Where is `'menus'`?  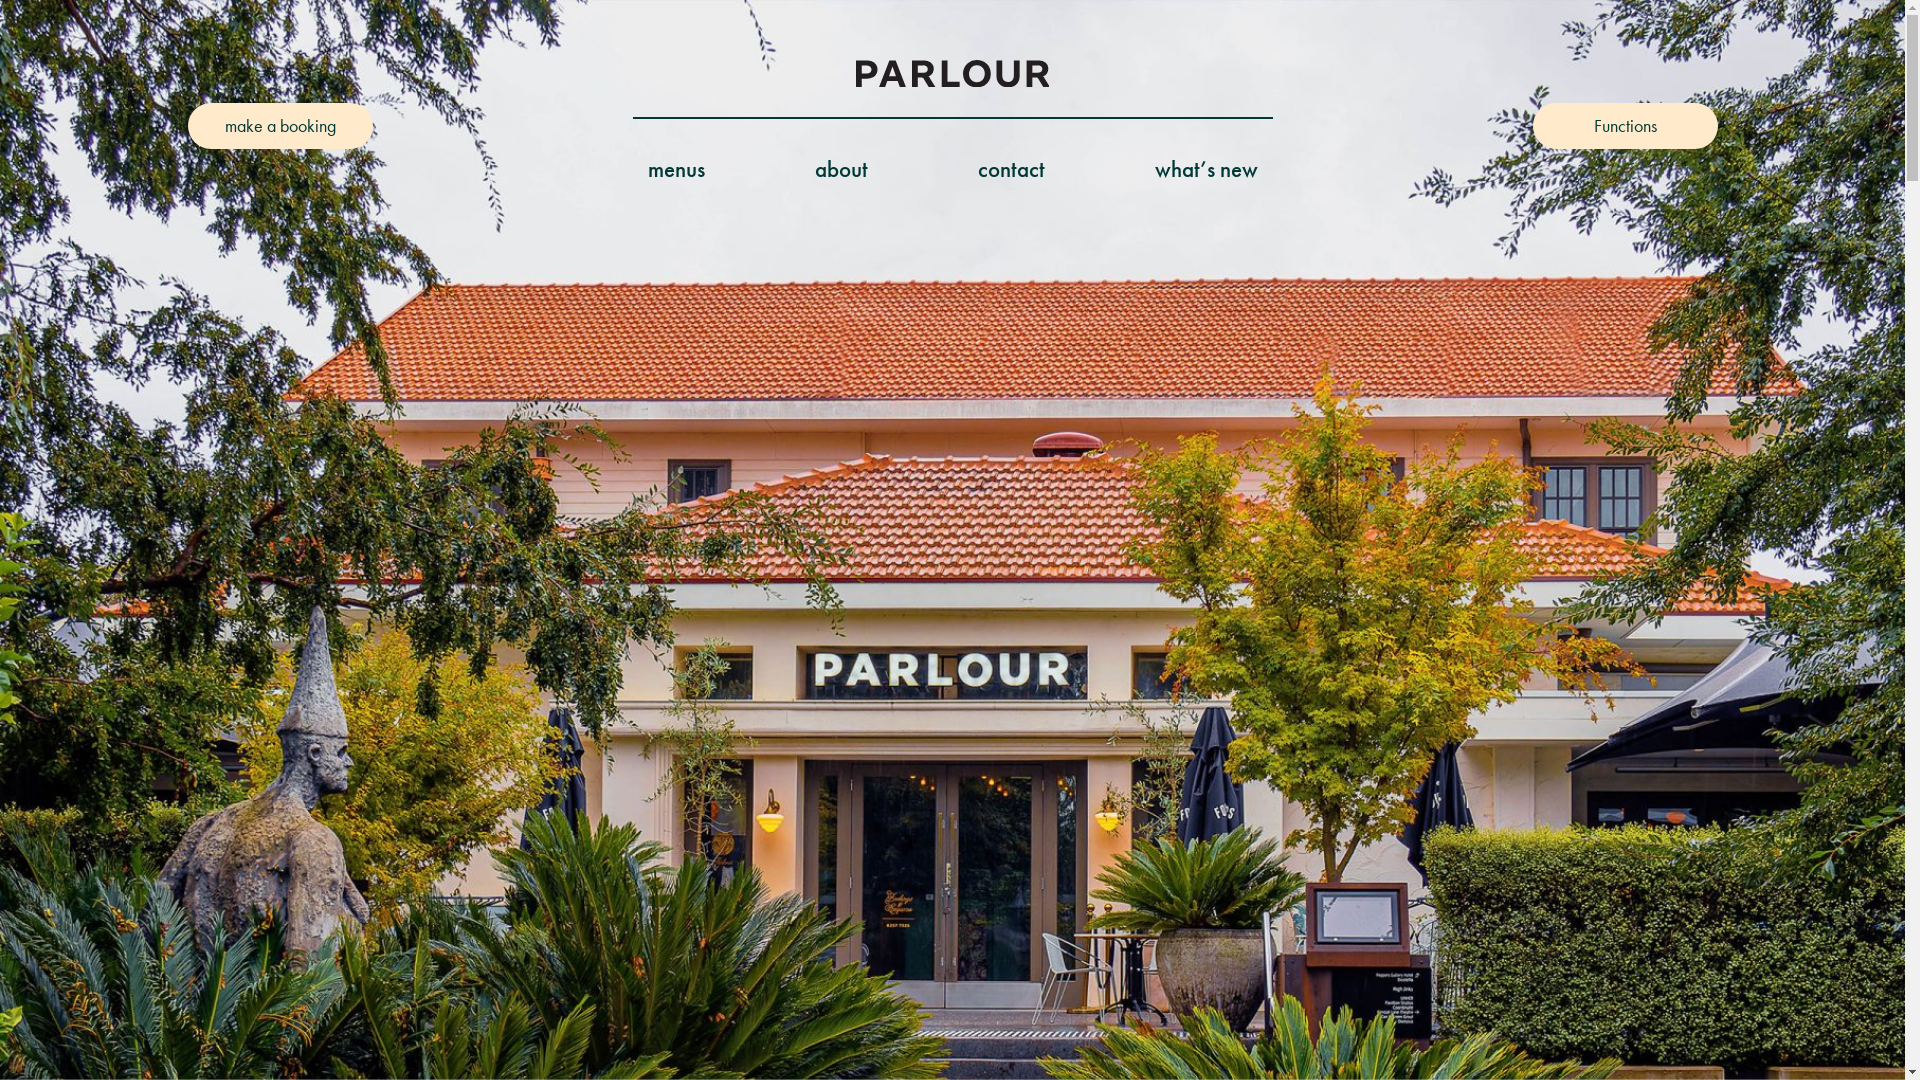
'menus' is located at coordinates (676, 169).